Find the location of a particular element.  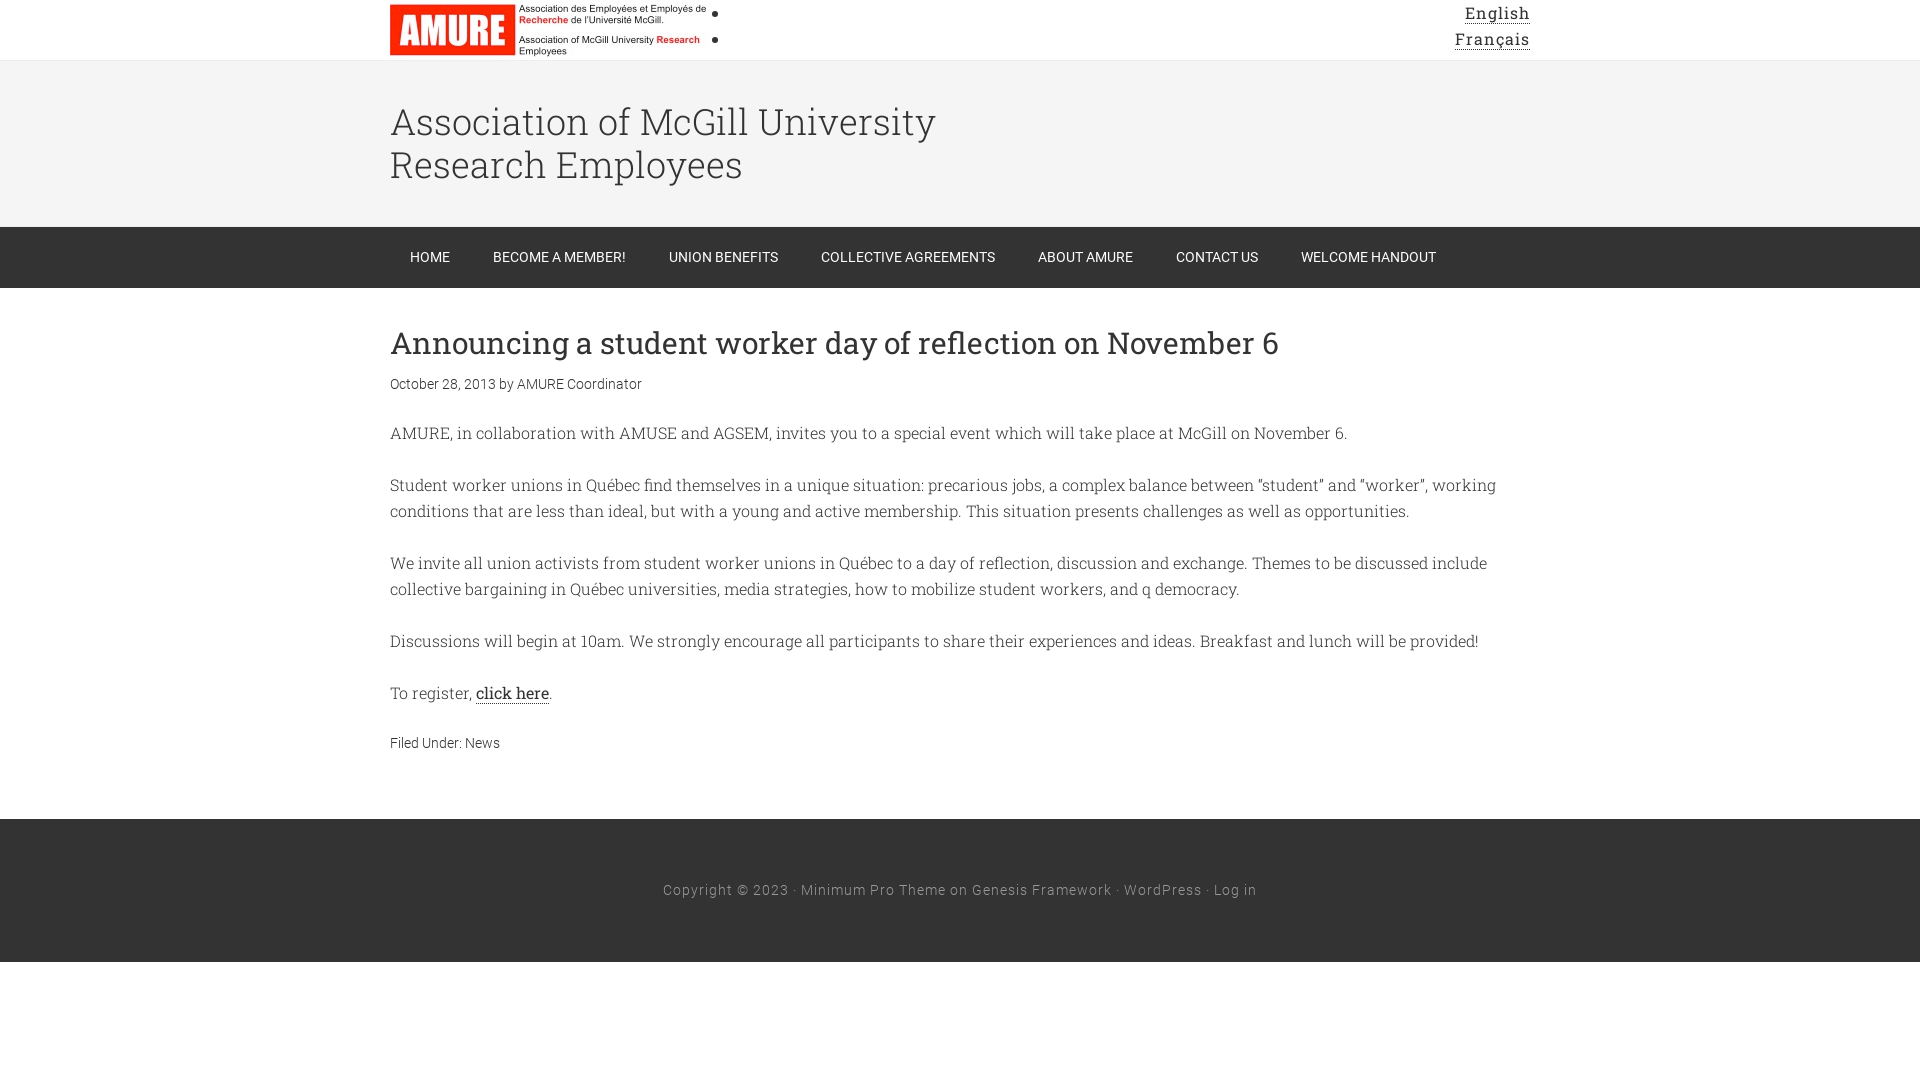

'Log in' is located at coordinates (1234, 889).